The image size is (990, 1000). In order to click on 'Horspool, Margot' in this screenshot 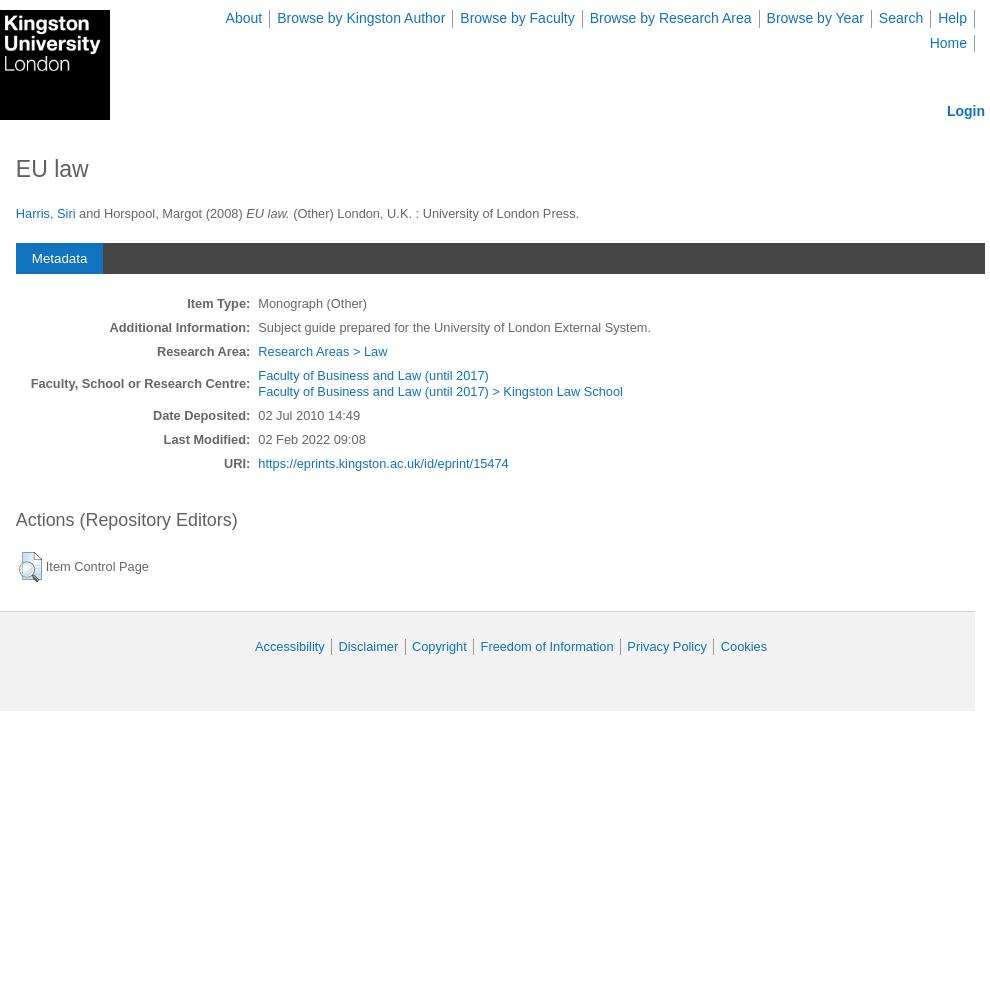, I will do `click(152, 212)`.